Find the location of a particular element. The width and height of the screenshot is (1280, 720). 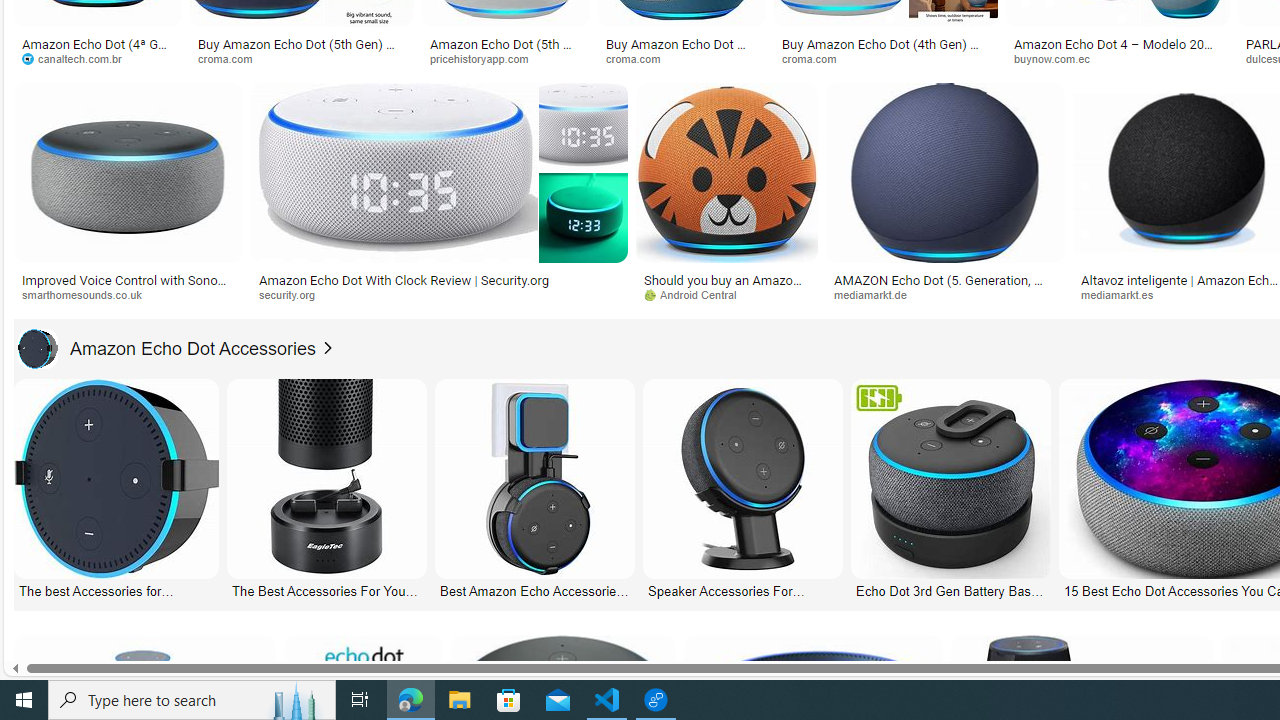

'pricehistoryapp.com' is located at coordinates (506, 58).